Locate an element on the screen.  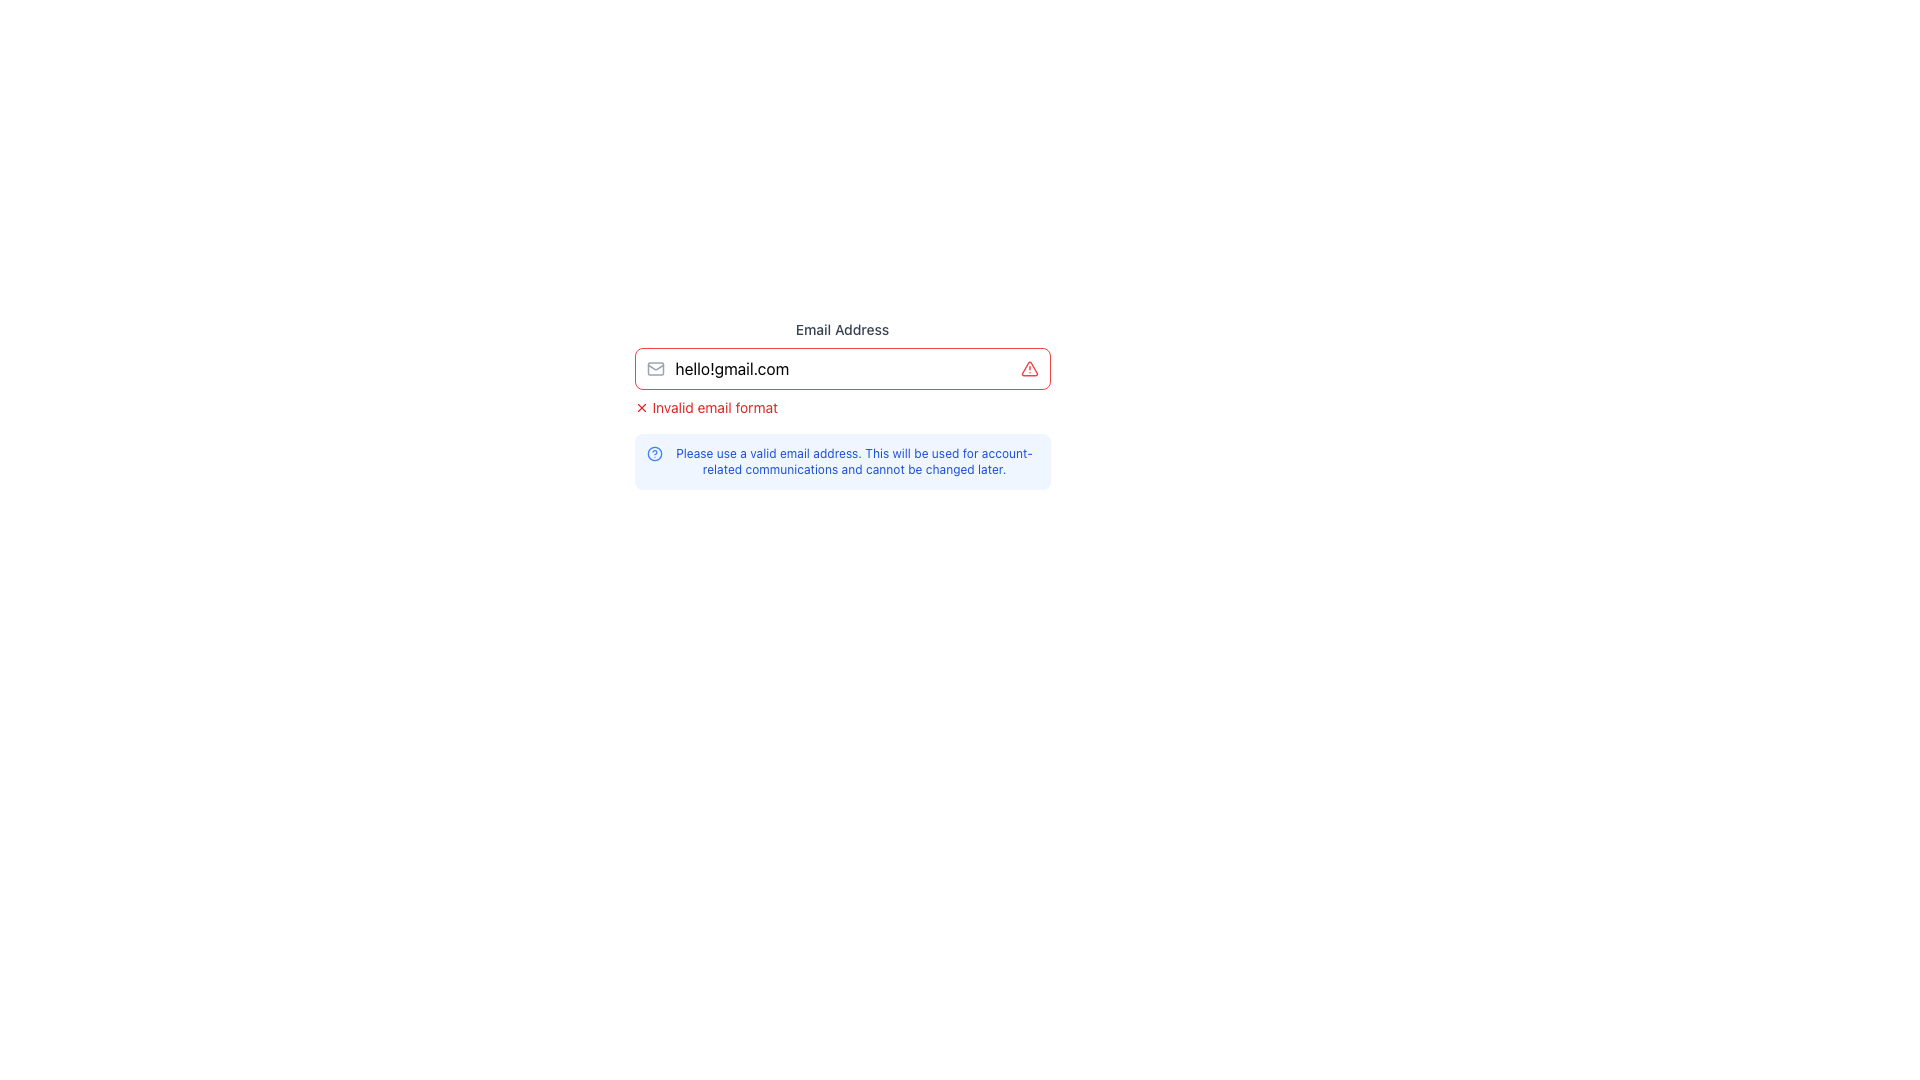
the red warning triangle icon that signifies an alert or error, which is positioned near the right end of an input box indicating an invalid email format is located at coordinates (1029, 369).